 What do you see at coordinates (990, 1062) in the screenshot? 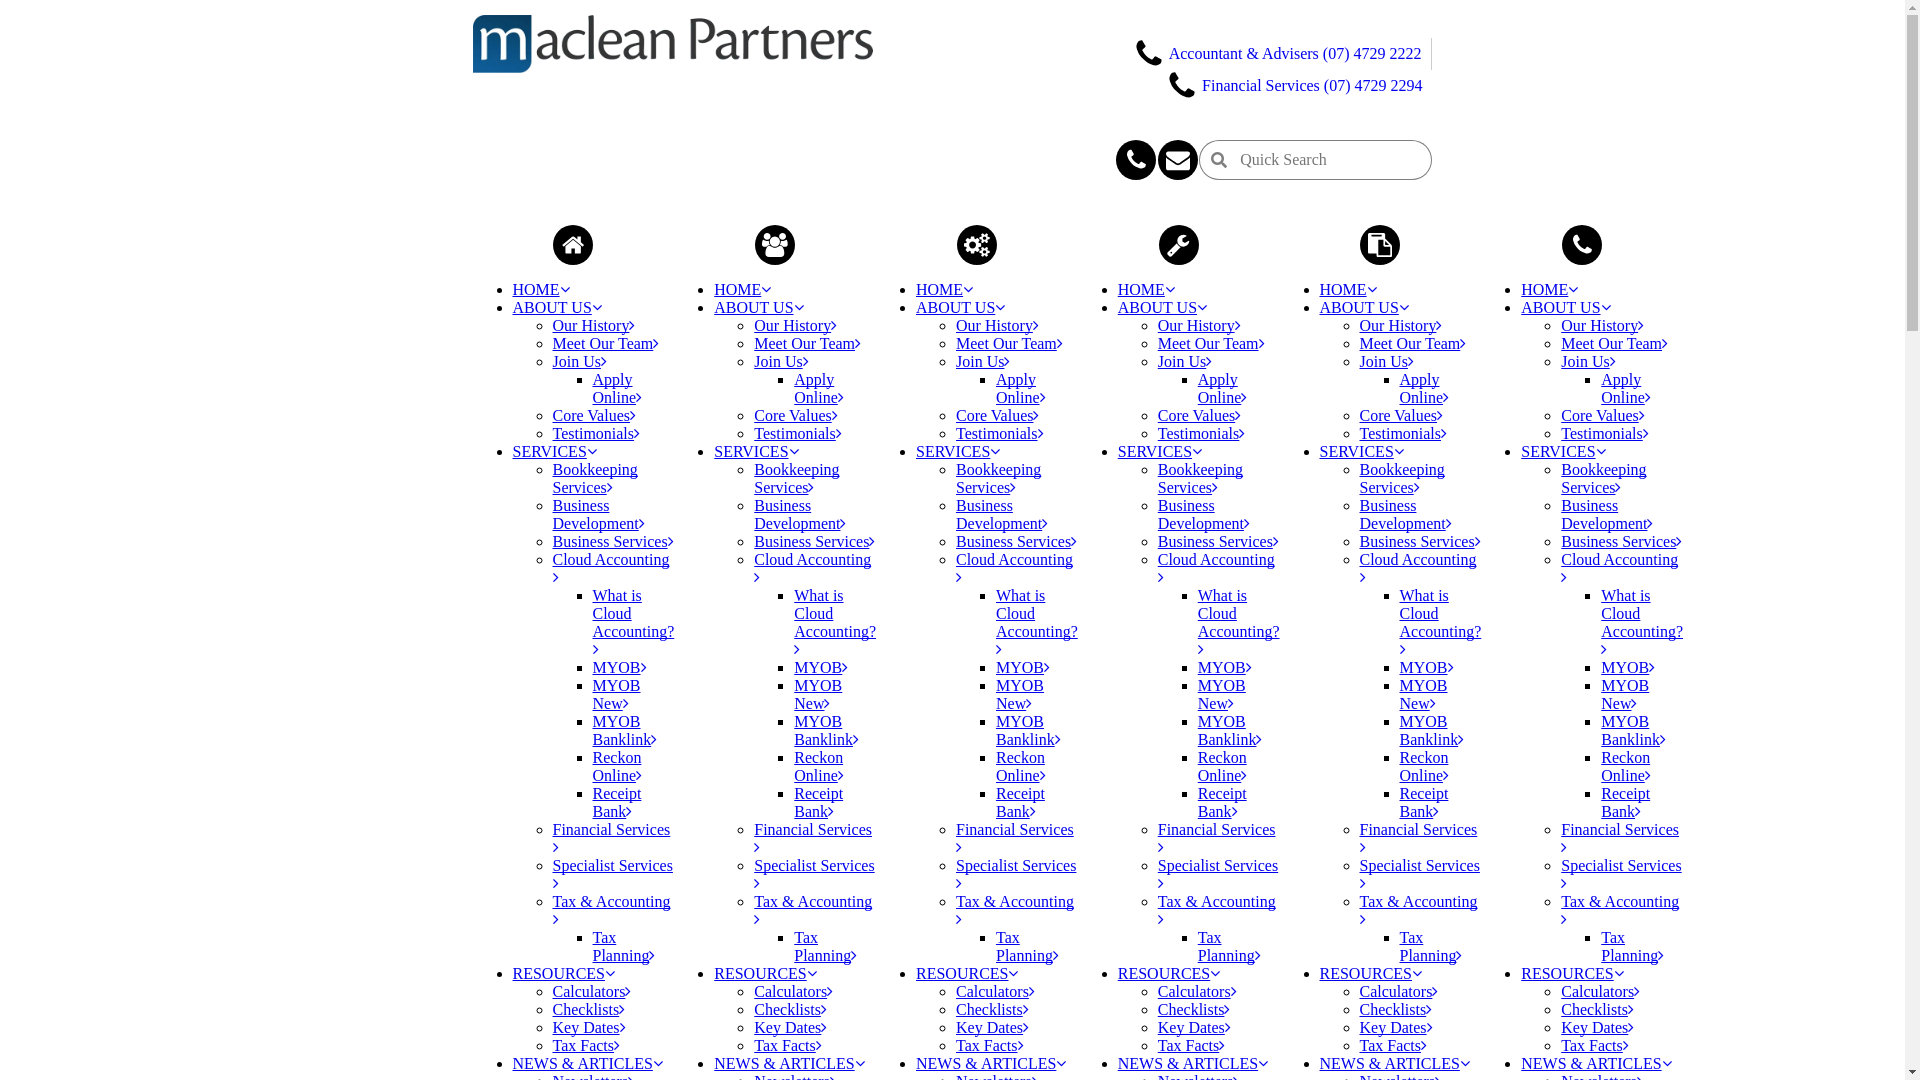
I see `'NEWS & ARTICLES'` at bounding box center [990, 1062].